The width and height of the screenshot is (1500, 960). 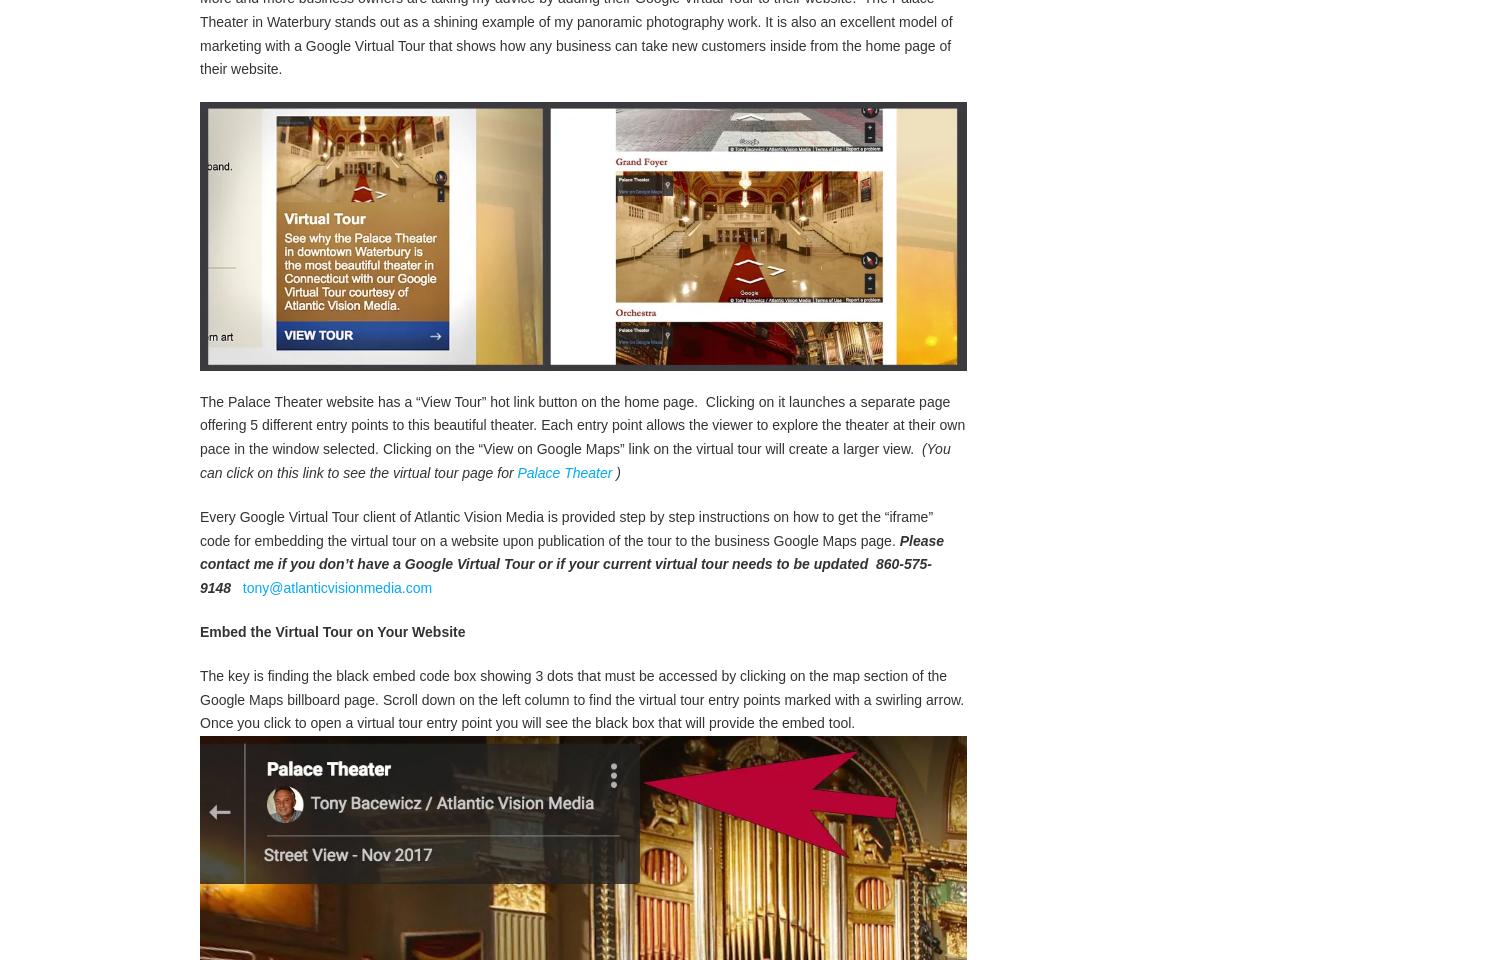 I want to click on '(You can click on this link to see the virtual tour page for', so click(x=573, y=481).